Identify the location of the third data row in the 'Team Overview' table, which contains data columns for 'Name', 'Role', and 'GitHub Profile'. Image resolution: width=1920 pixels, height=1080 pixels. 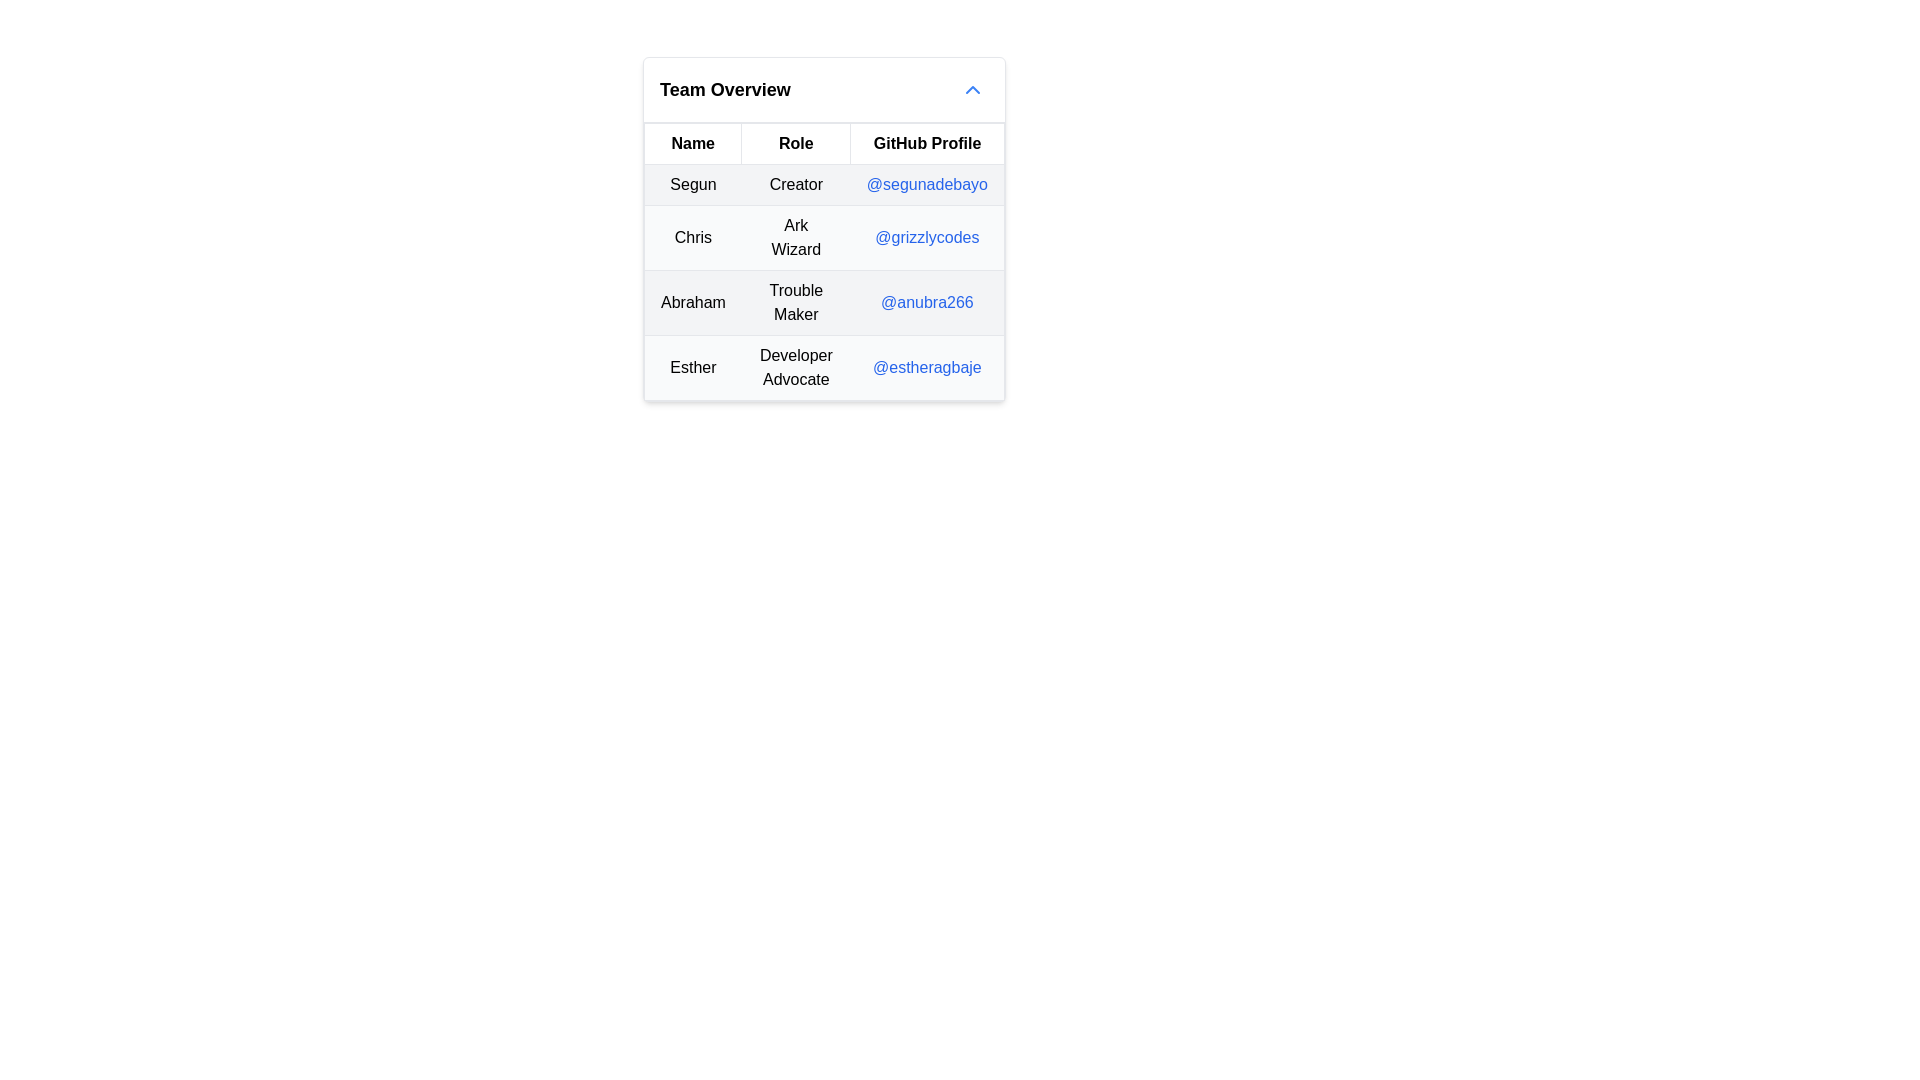
(824, 282).